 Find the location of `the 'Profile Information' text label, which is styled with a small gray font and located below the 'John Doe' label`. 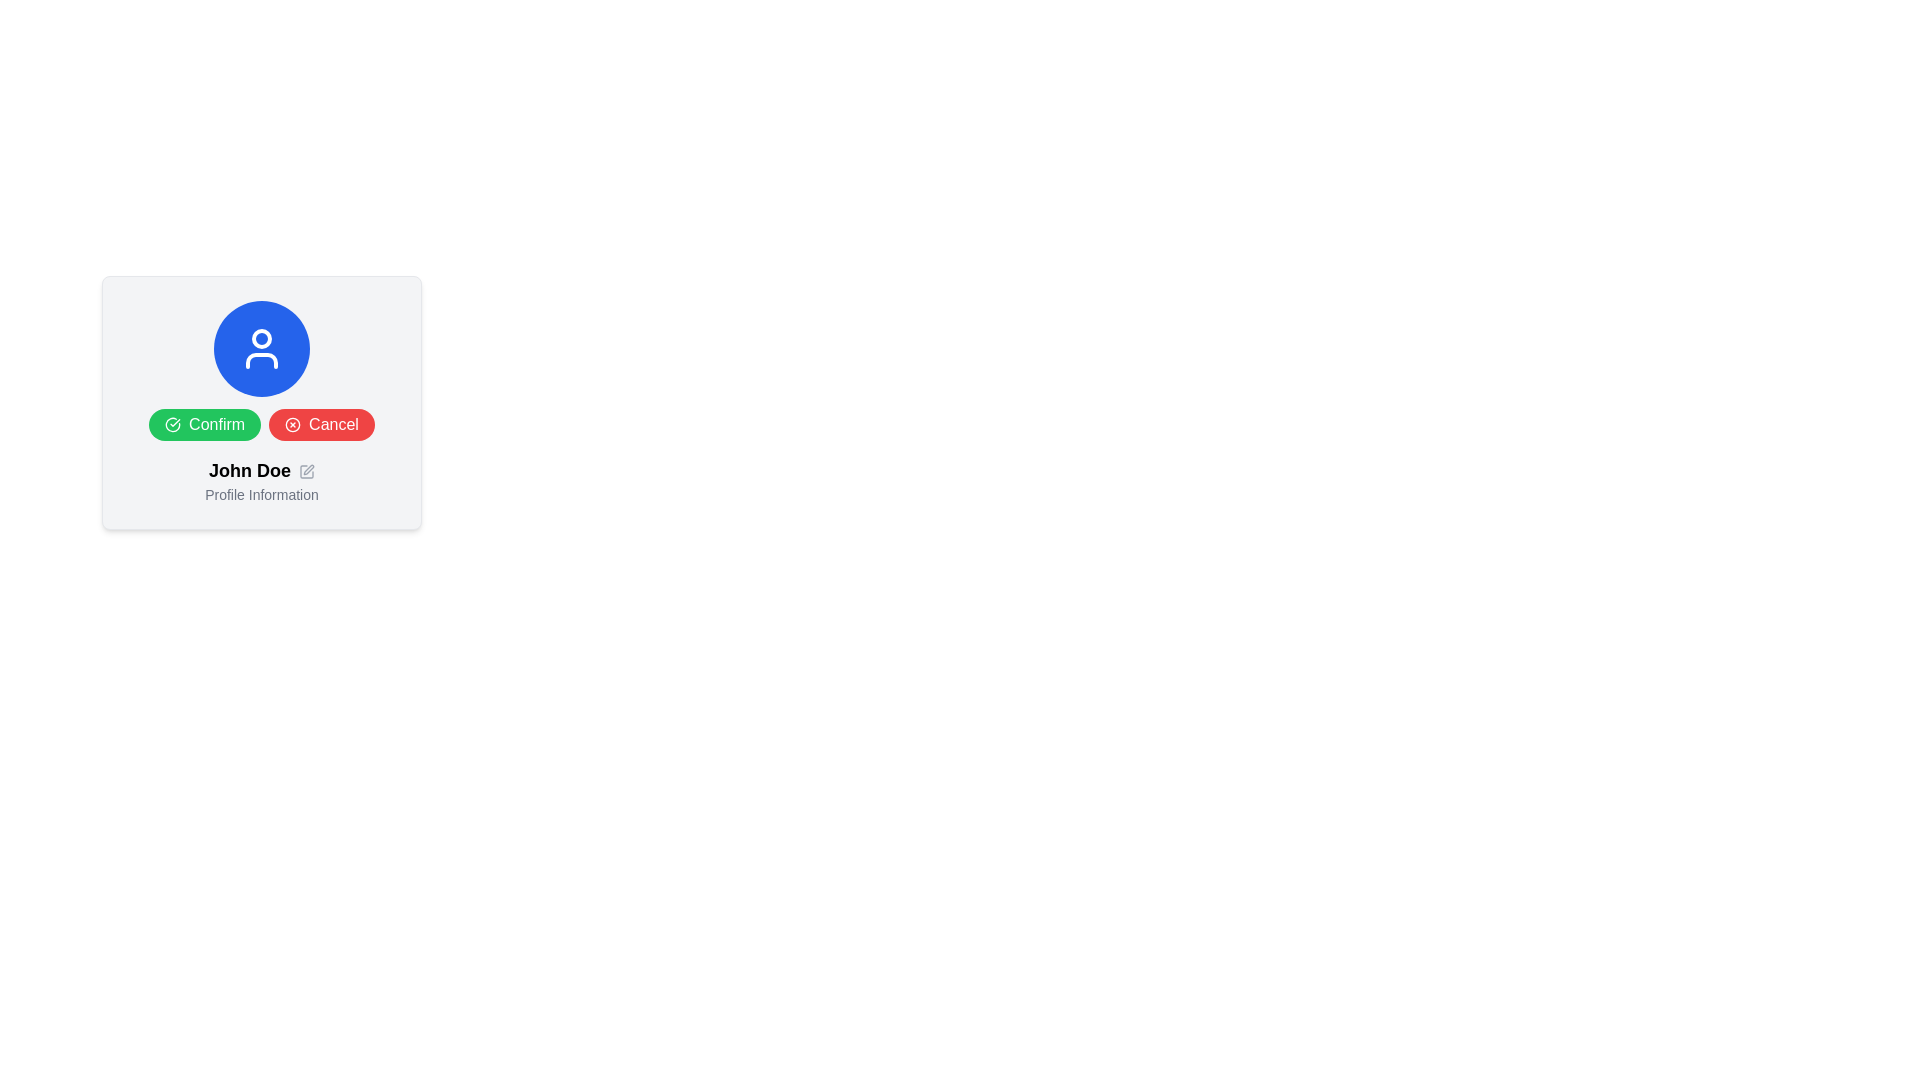

the 'Profile Information' text label, which is styled with a small gray font and located below the 'John Doe' label is located at coordinates (261, 494).